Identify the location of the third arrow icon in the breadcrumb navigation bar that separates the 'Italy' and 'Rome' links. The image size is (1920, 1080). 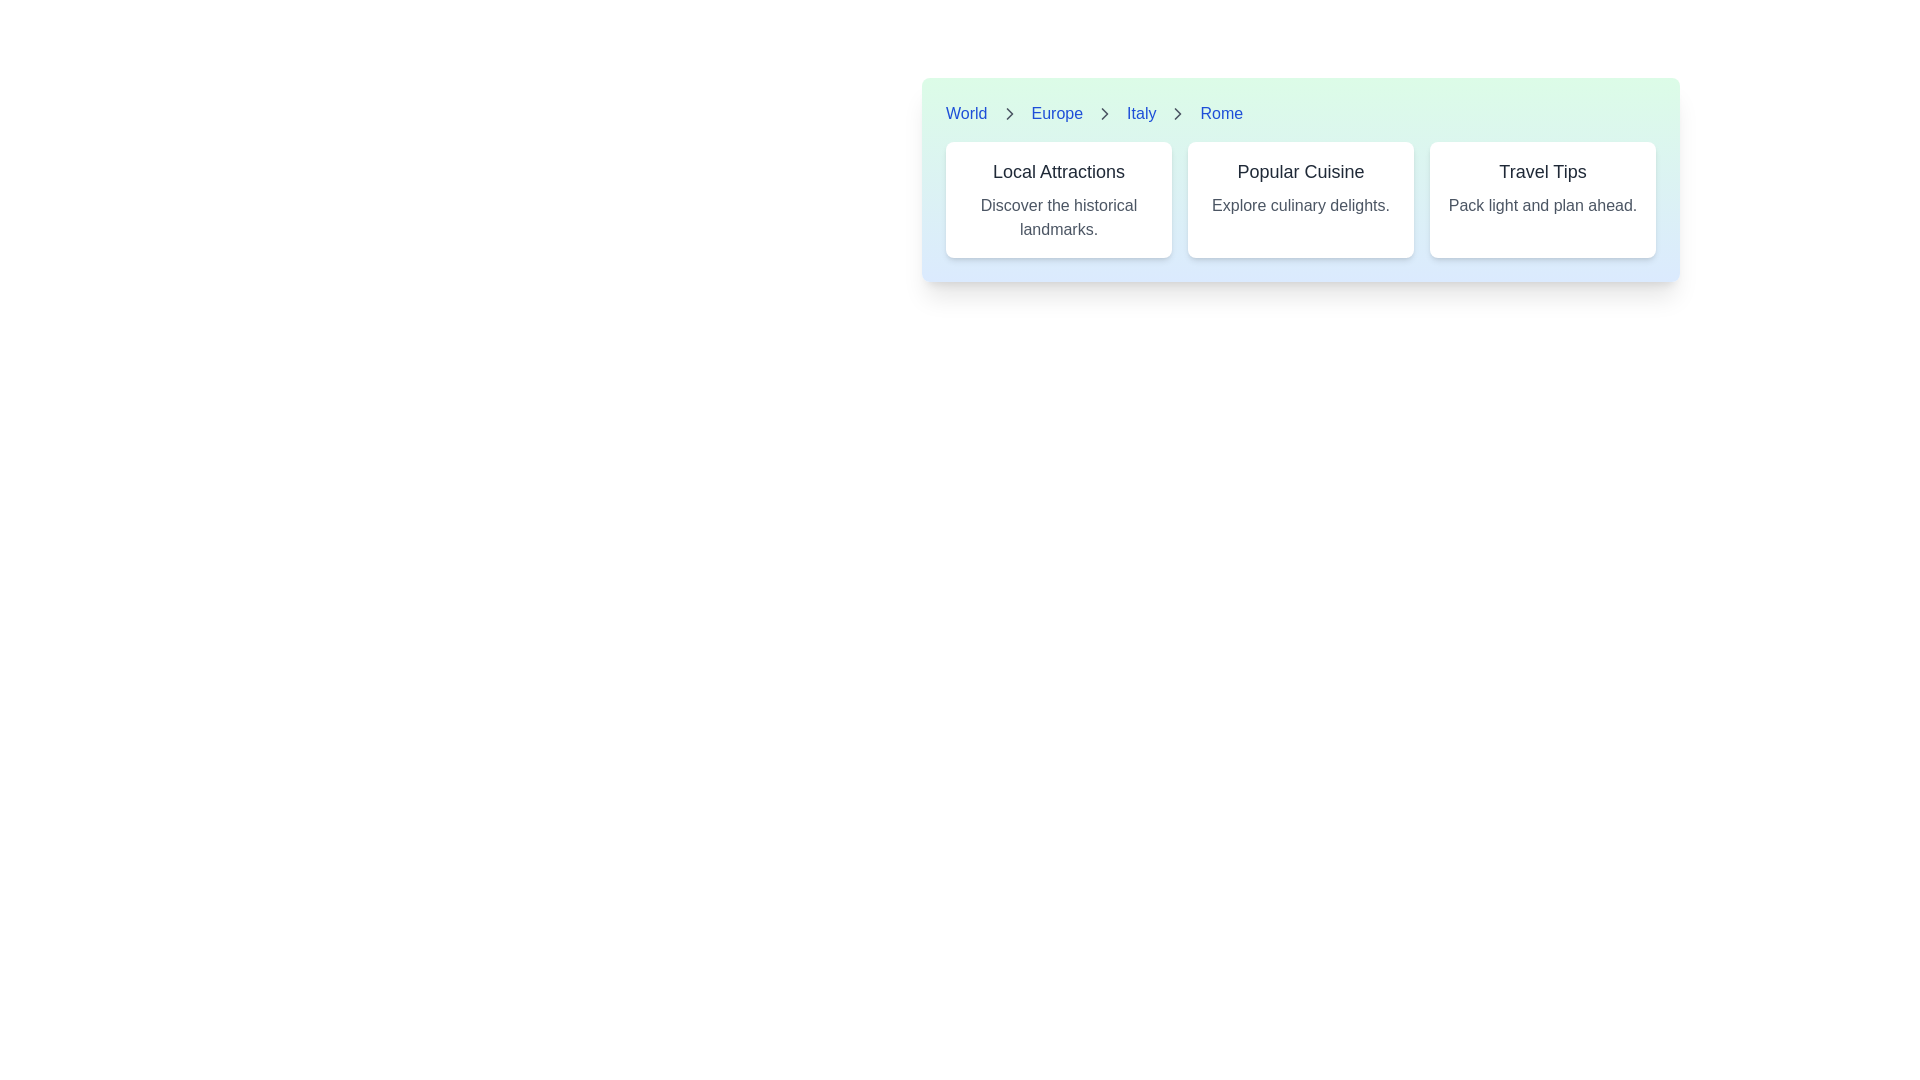
(1178, 114).